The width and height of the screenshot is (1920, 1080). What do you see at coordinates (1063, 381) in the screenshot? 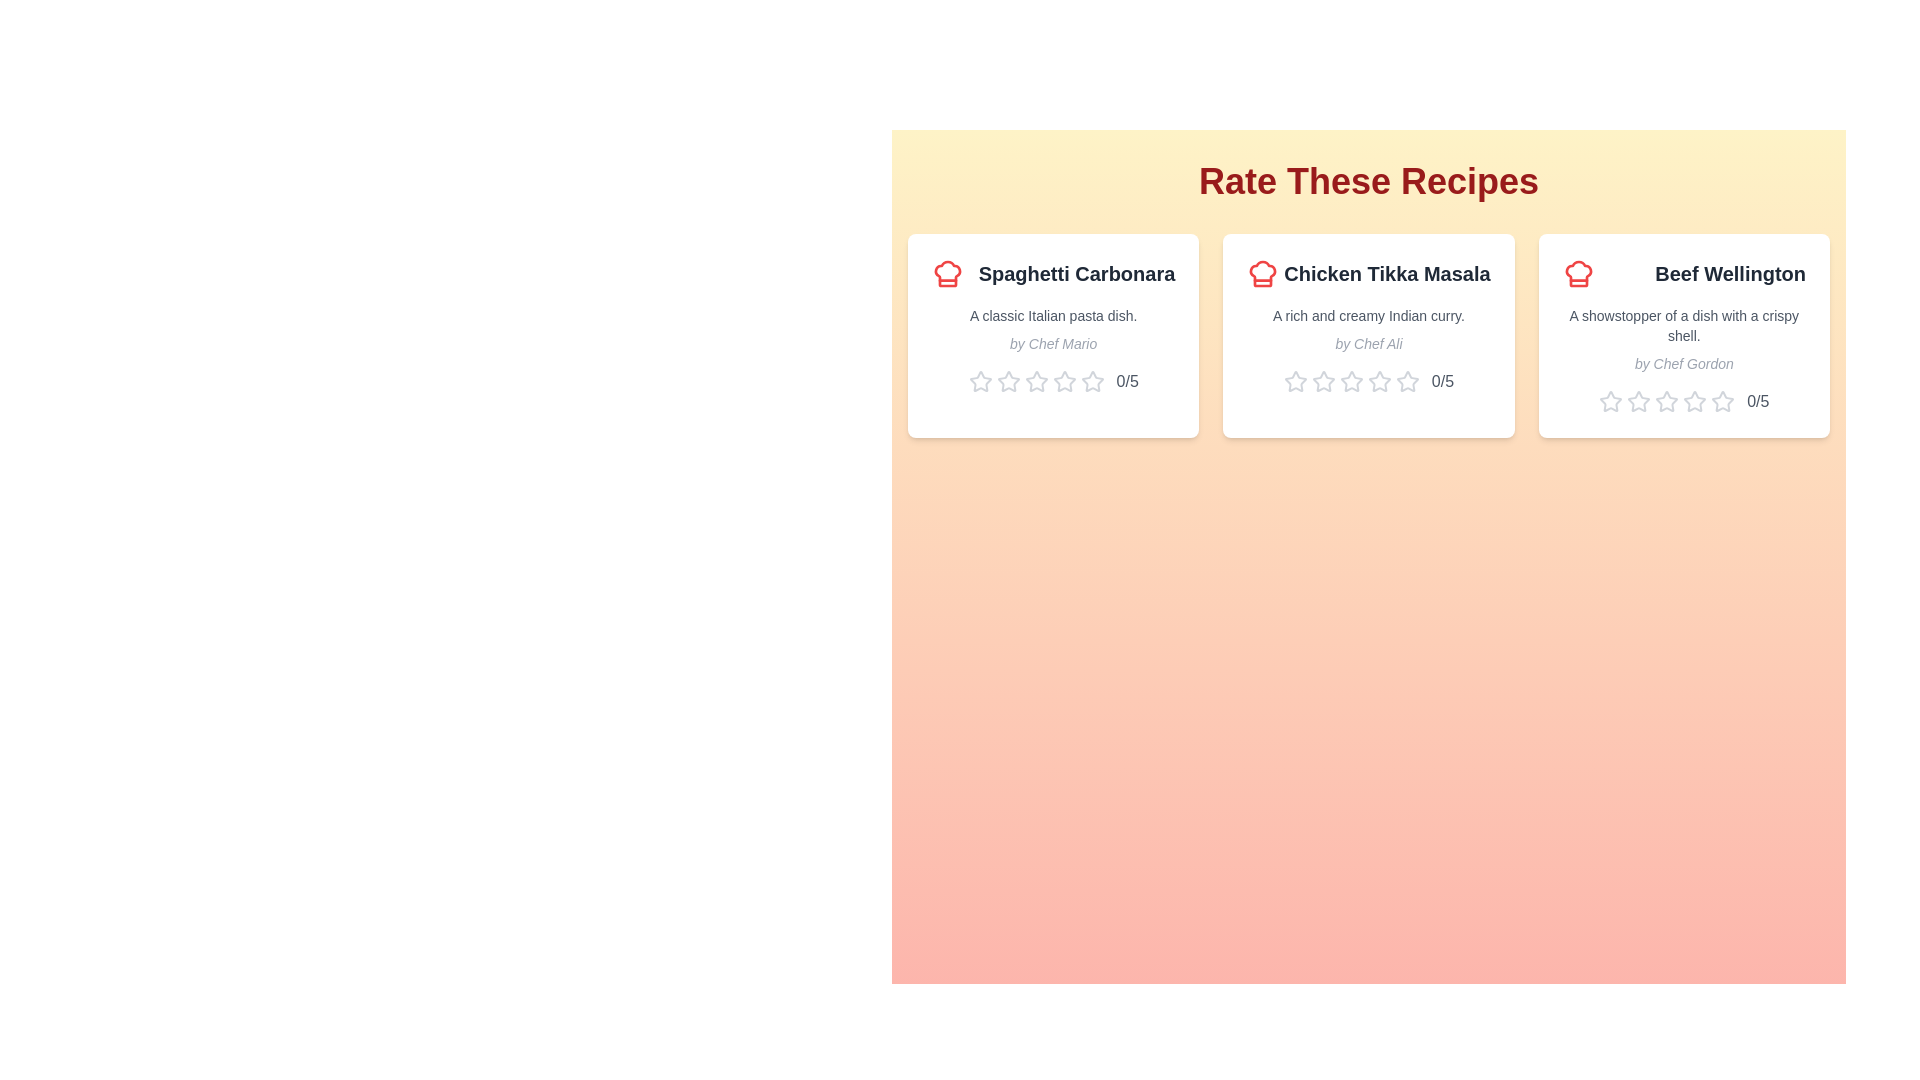
I see `the rating for a recipe to 4 stars` at bounding box center [1063, 381].